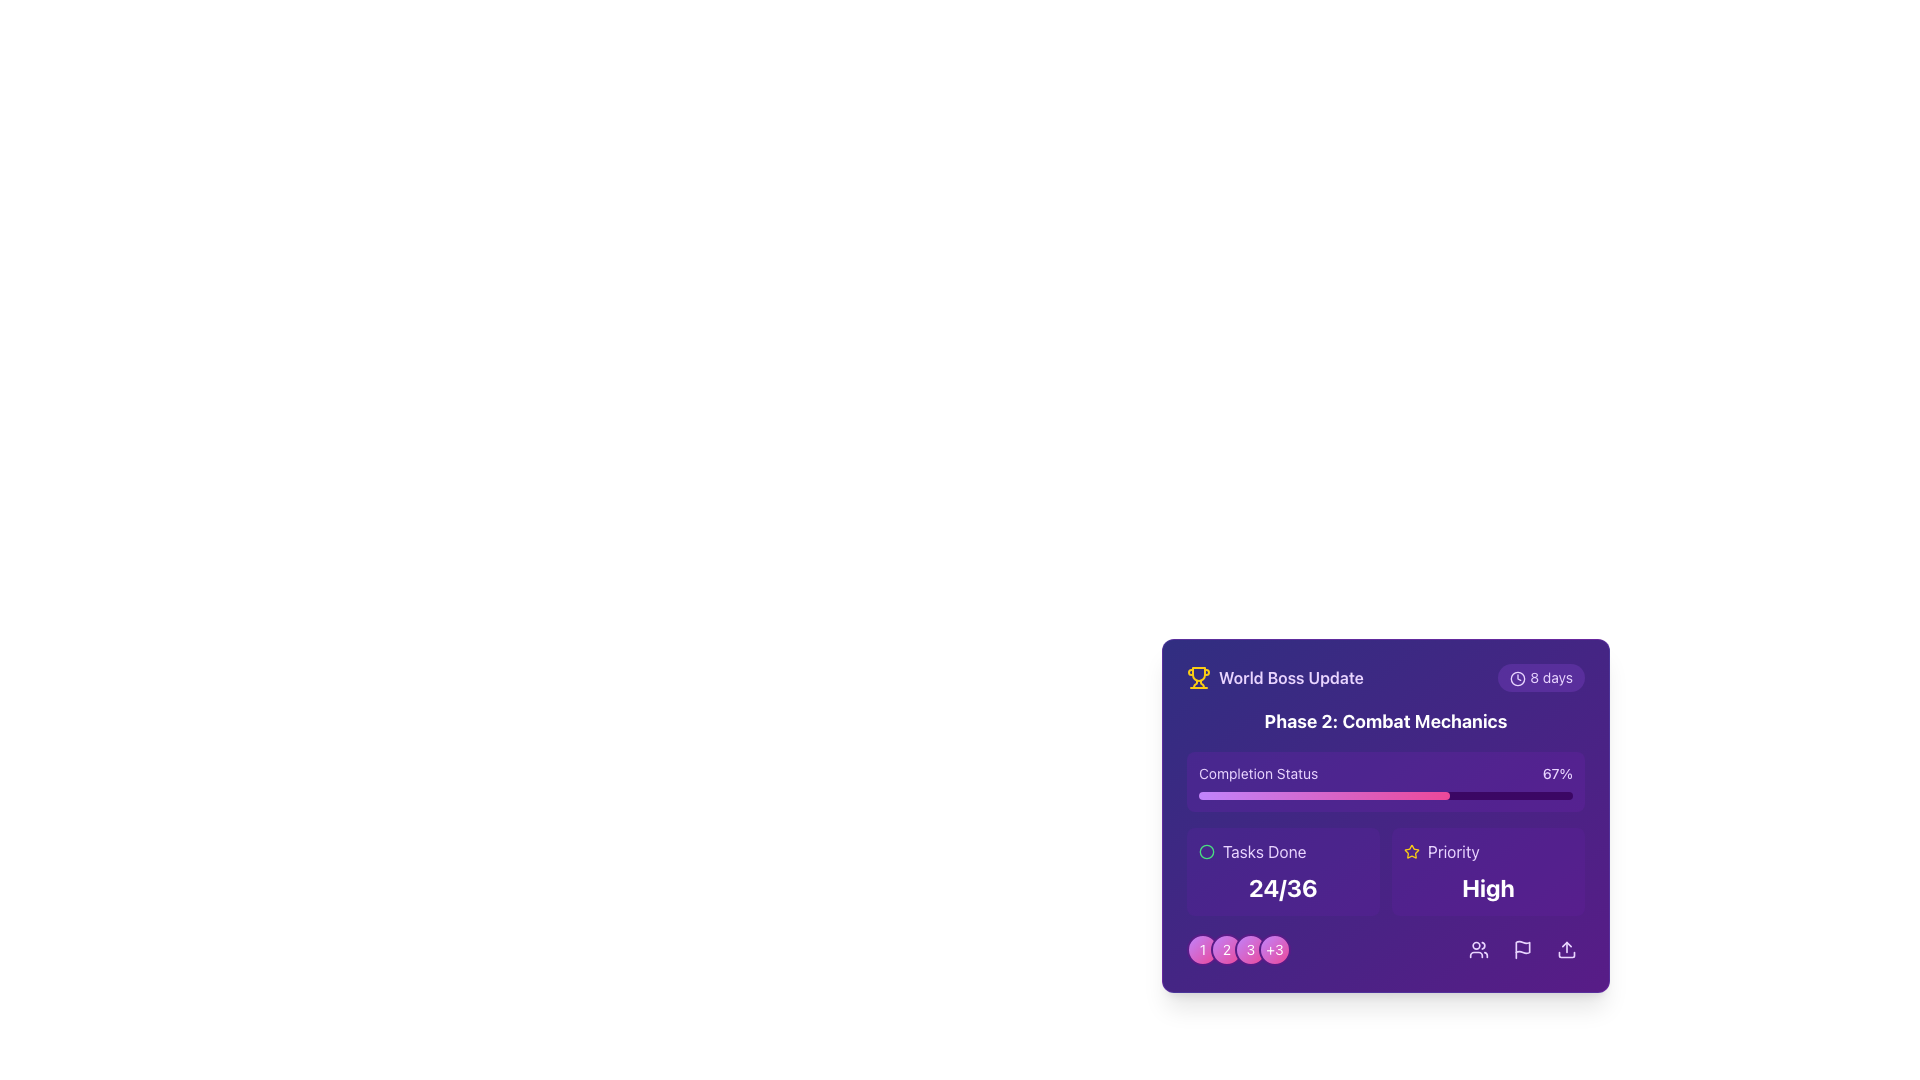 The image size is (1920, 1080). Describe the element at coordinates (1488, 886) in the screenshot. I see `the bold, uppercase text label displaying 'High' styled with white text on a purple background, located in the lower-right portion of the interface next to a small star icon` at that location.